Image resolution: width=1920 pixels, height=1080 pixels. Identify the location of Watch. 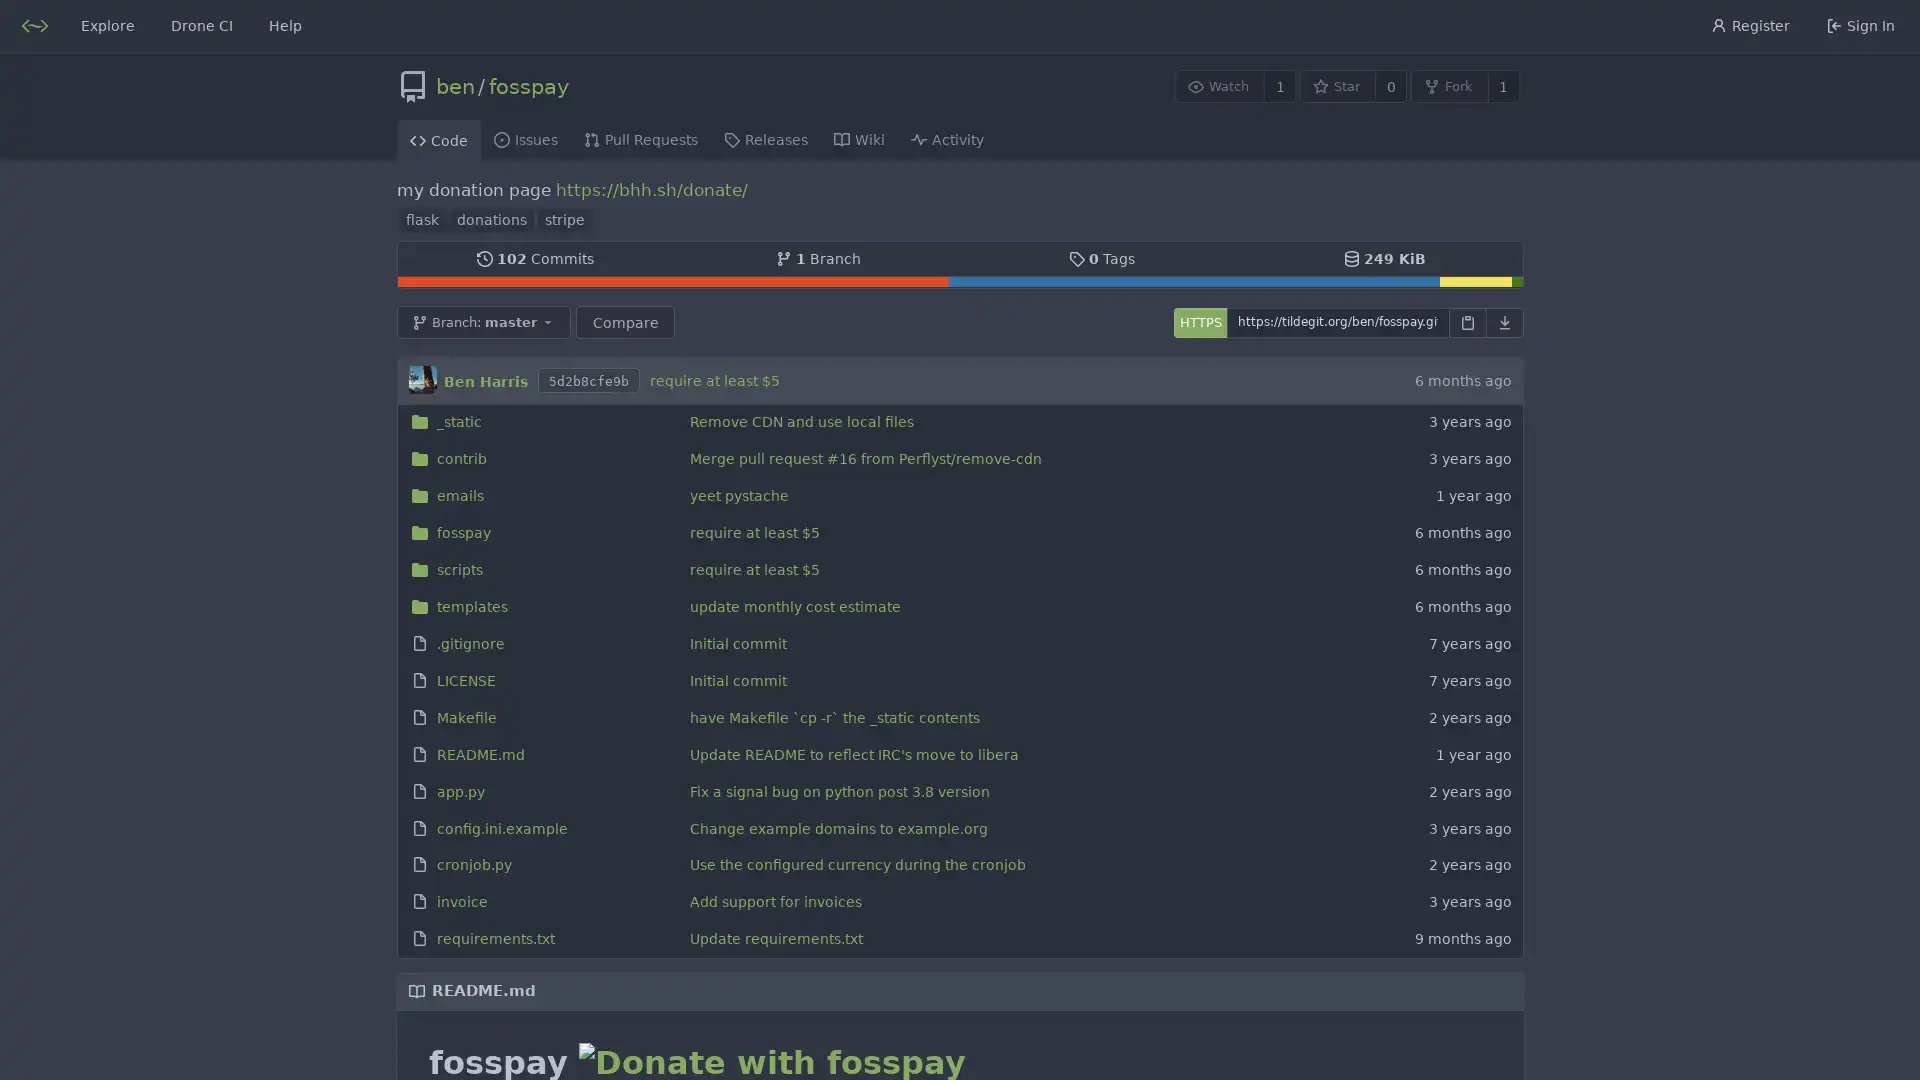
(1218, 85).